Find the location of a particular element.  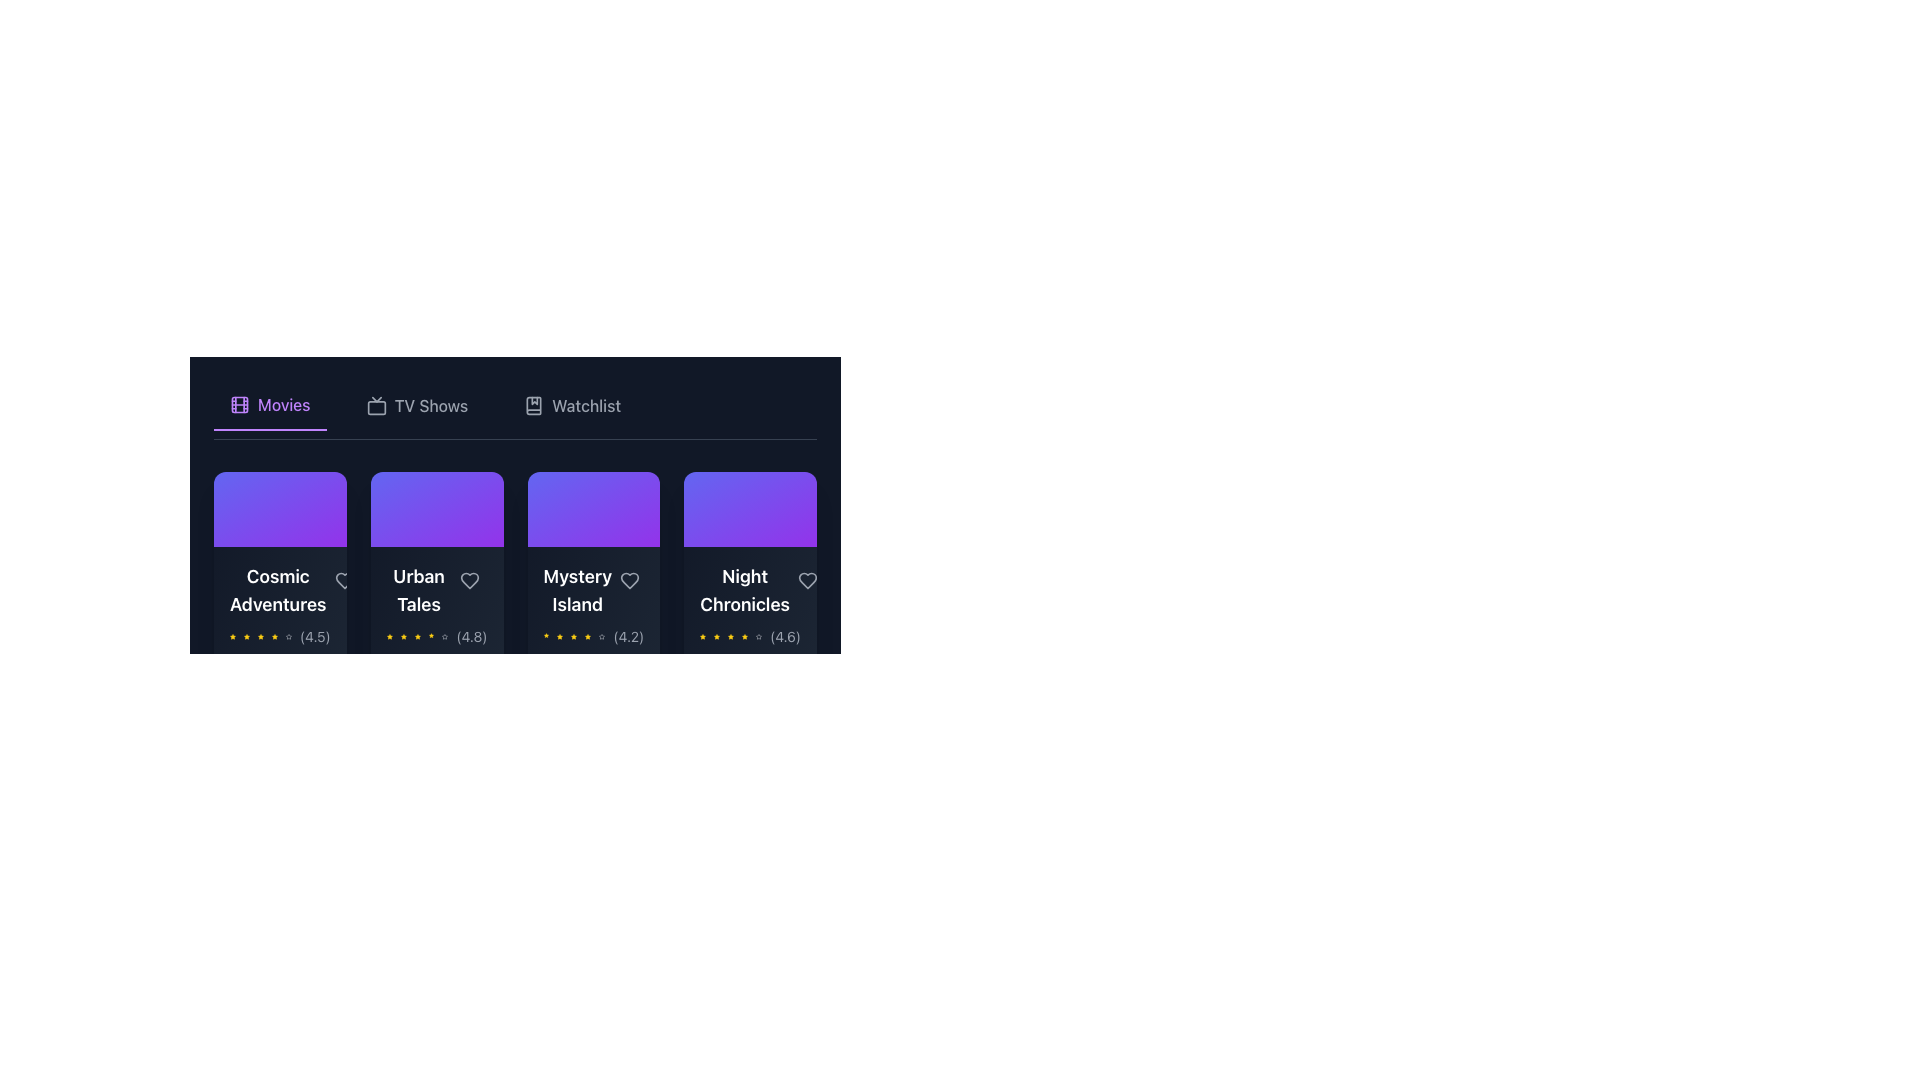

the 'Movies' tab text element, which is the first tab in the horizontal group next to a film reel icon is located at coordinates (283, 405).